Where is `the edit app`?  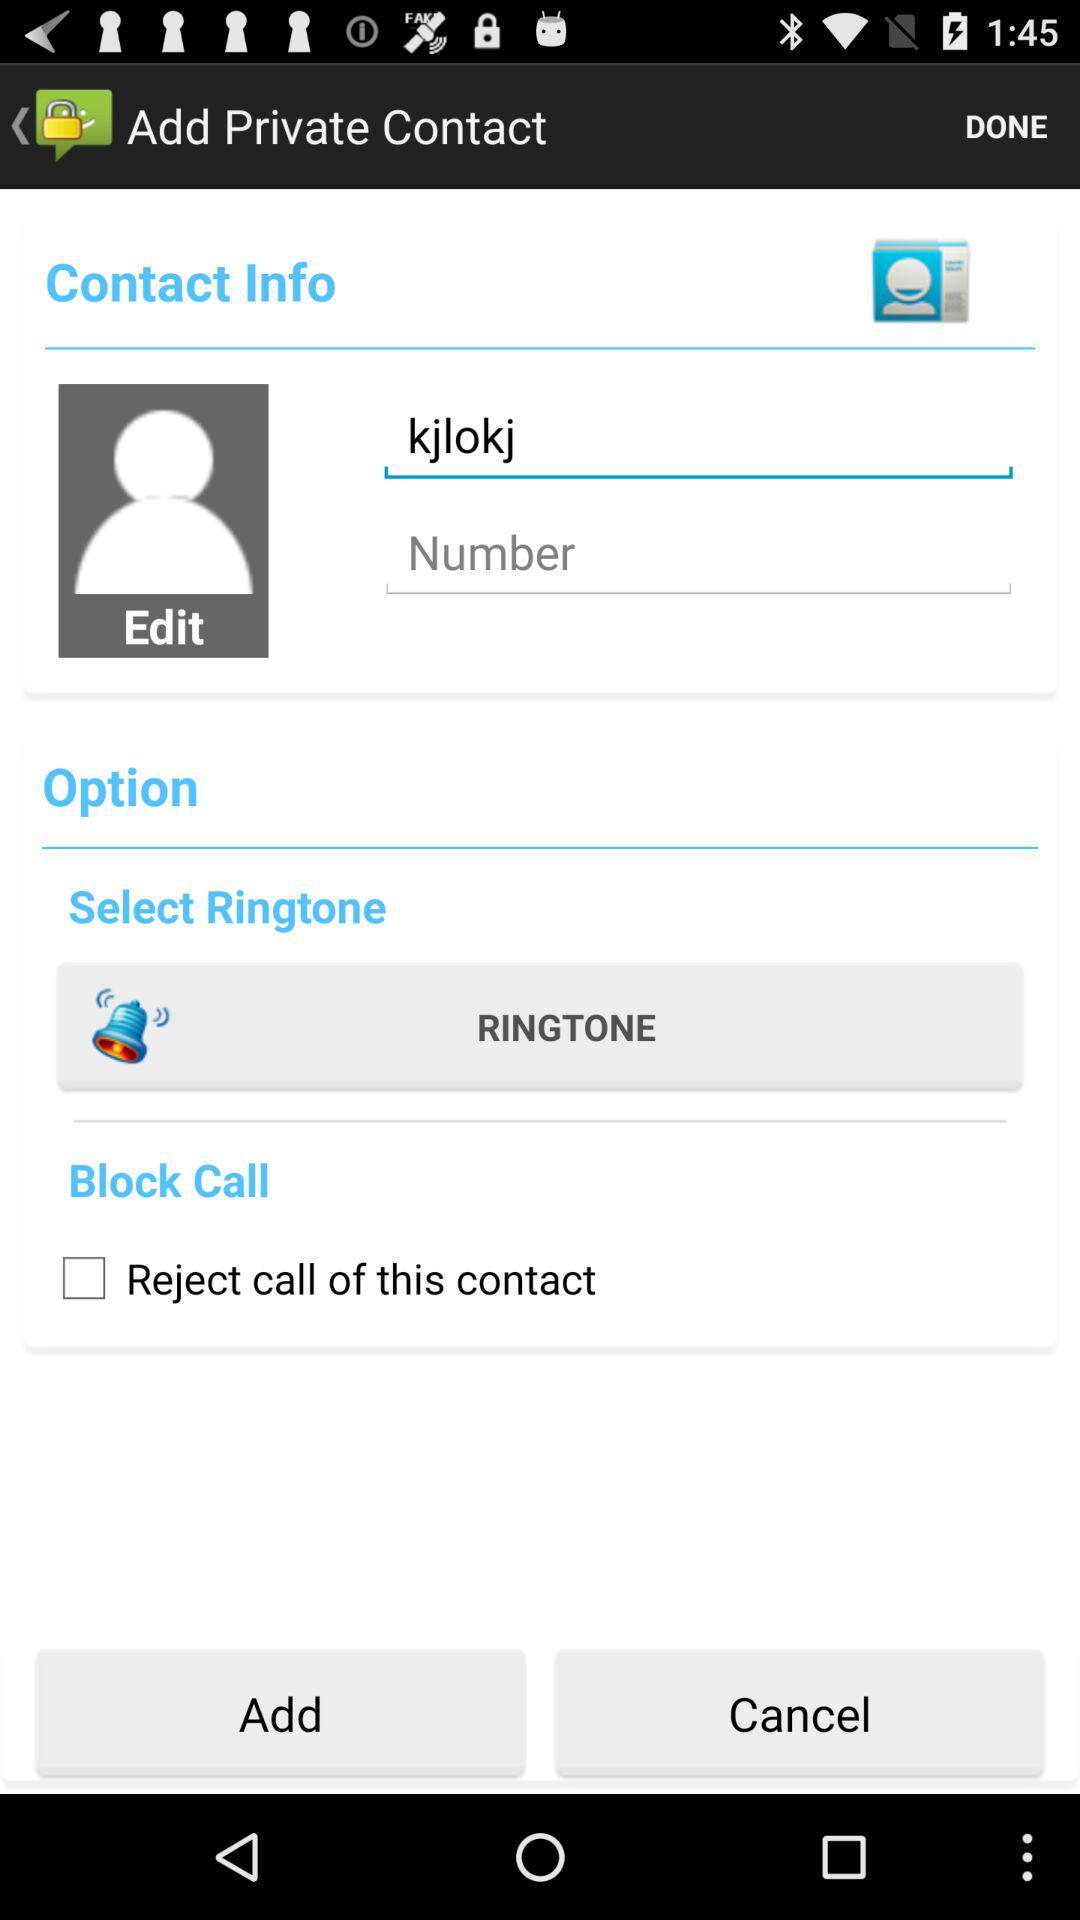
the edit app is located at coordinates (162, 624).